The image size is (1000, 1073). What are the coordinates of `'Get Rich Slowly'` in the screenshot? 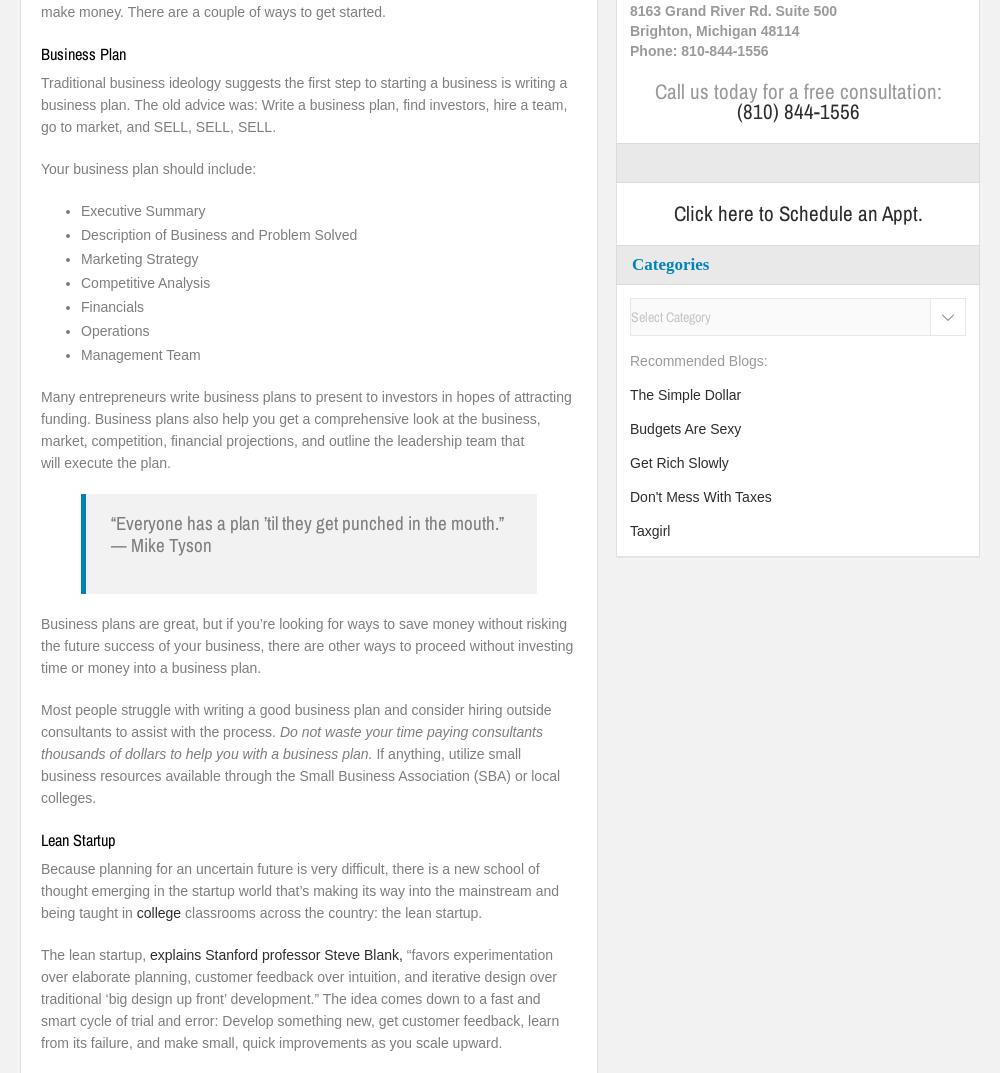 It's located at (679, 462).